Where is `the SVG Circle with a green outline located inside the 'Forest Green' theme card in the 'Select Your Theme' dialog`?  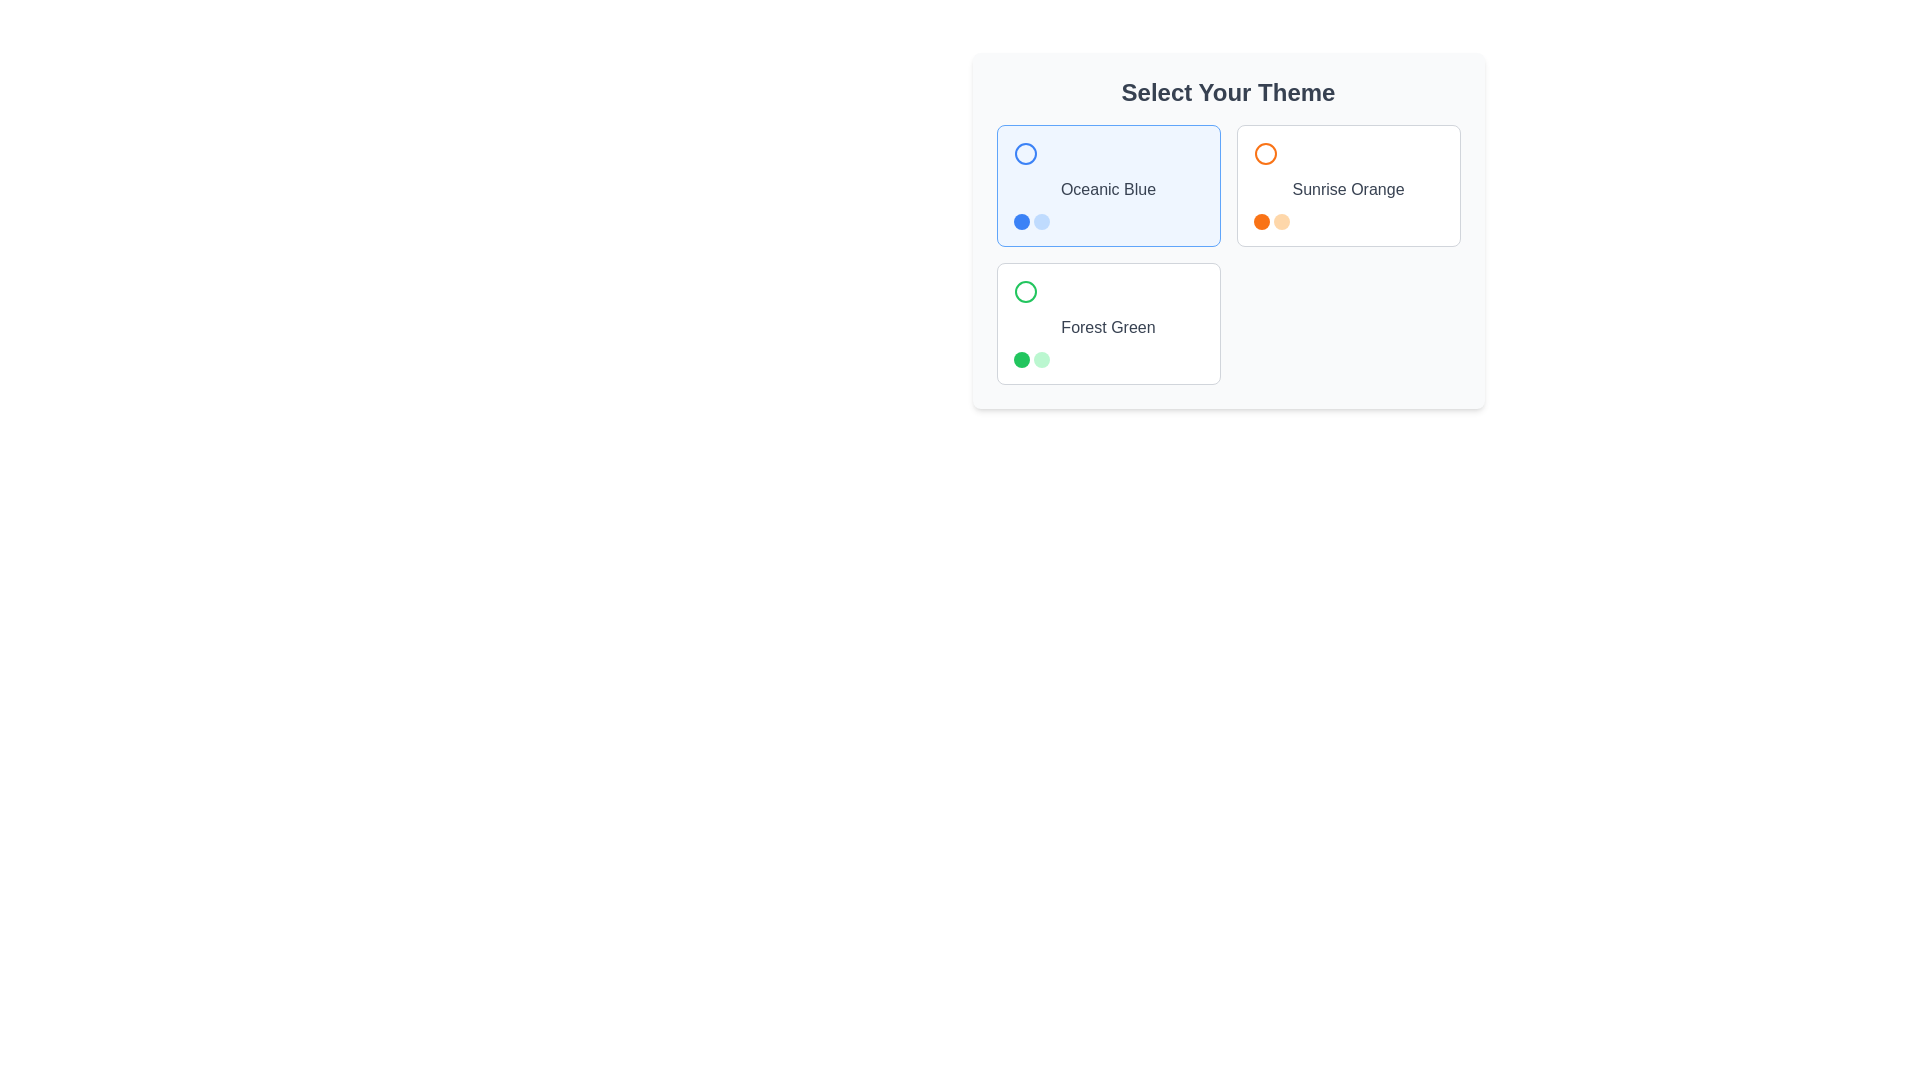 the SVG Circle with a green outline located inside the 'Forest Green' theme card in the 'Select Your Theme' dialog is located at coordinates (1025, 292).